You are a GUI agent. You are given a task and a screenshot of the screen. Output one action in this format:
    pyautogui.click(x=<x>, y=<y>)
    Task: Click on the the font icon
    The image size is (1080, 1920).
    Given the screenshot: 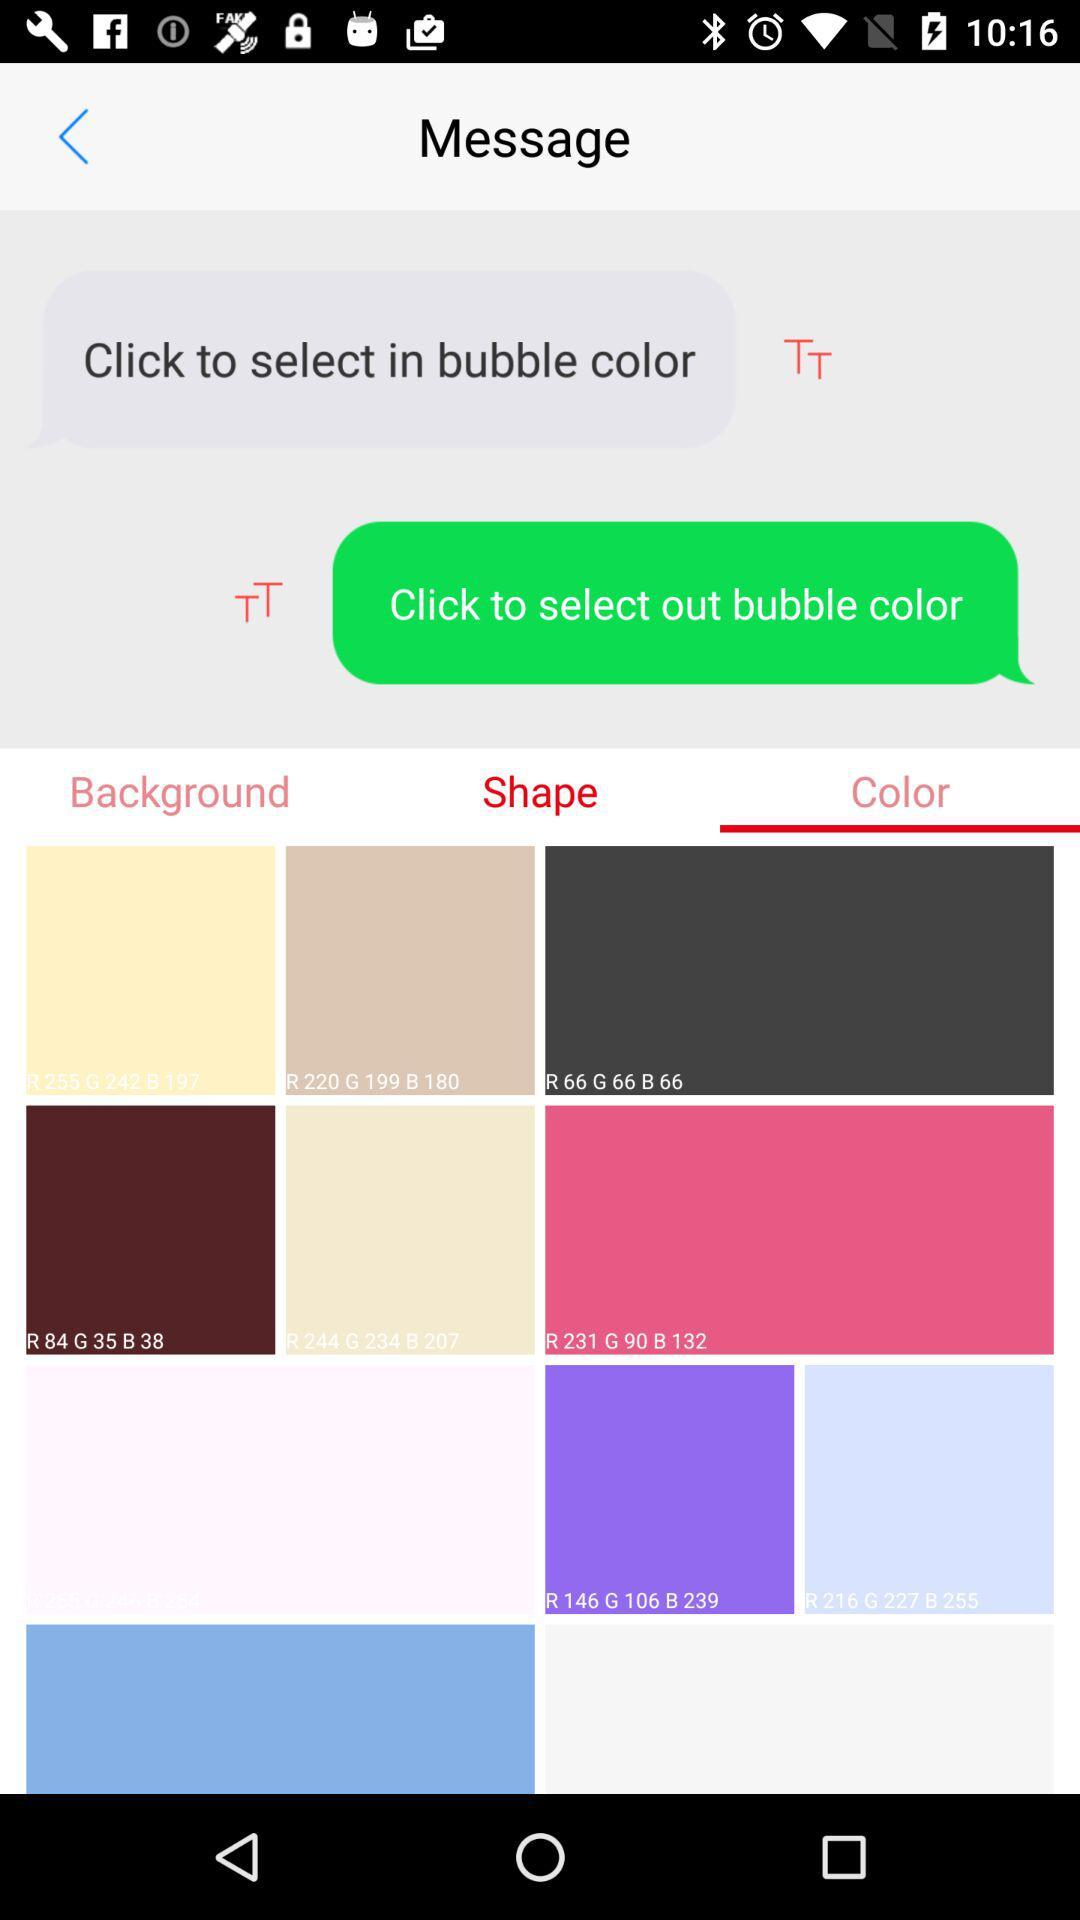 What is the action you would take?
    pyautogui.click(x=806, y=359)
    